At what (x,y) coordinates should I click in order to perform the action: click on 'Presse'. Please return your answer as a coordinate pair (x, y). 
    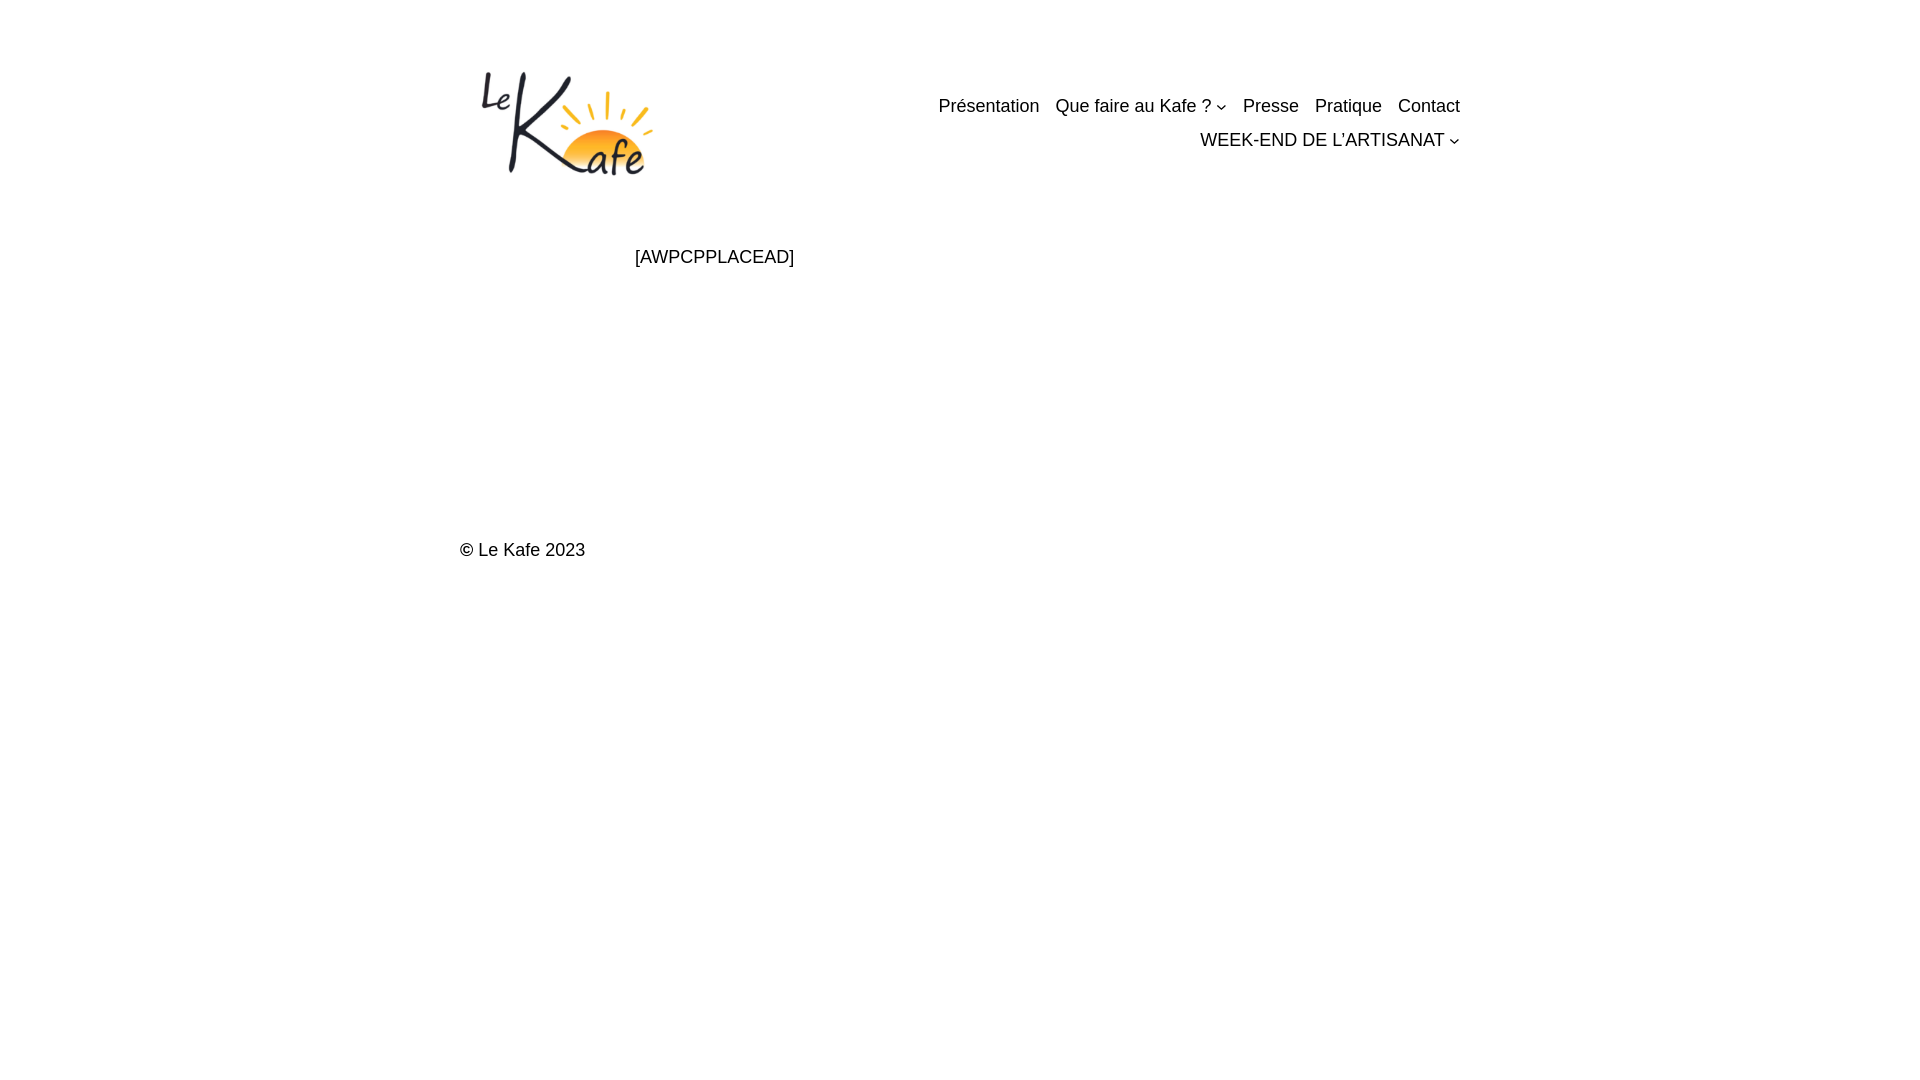
    Looking at the image, I should click on (1270, 105).